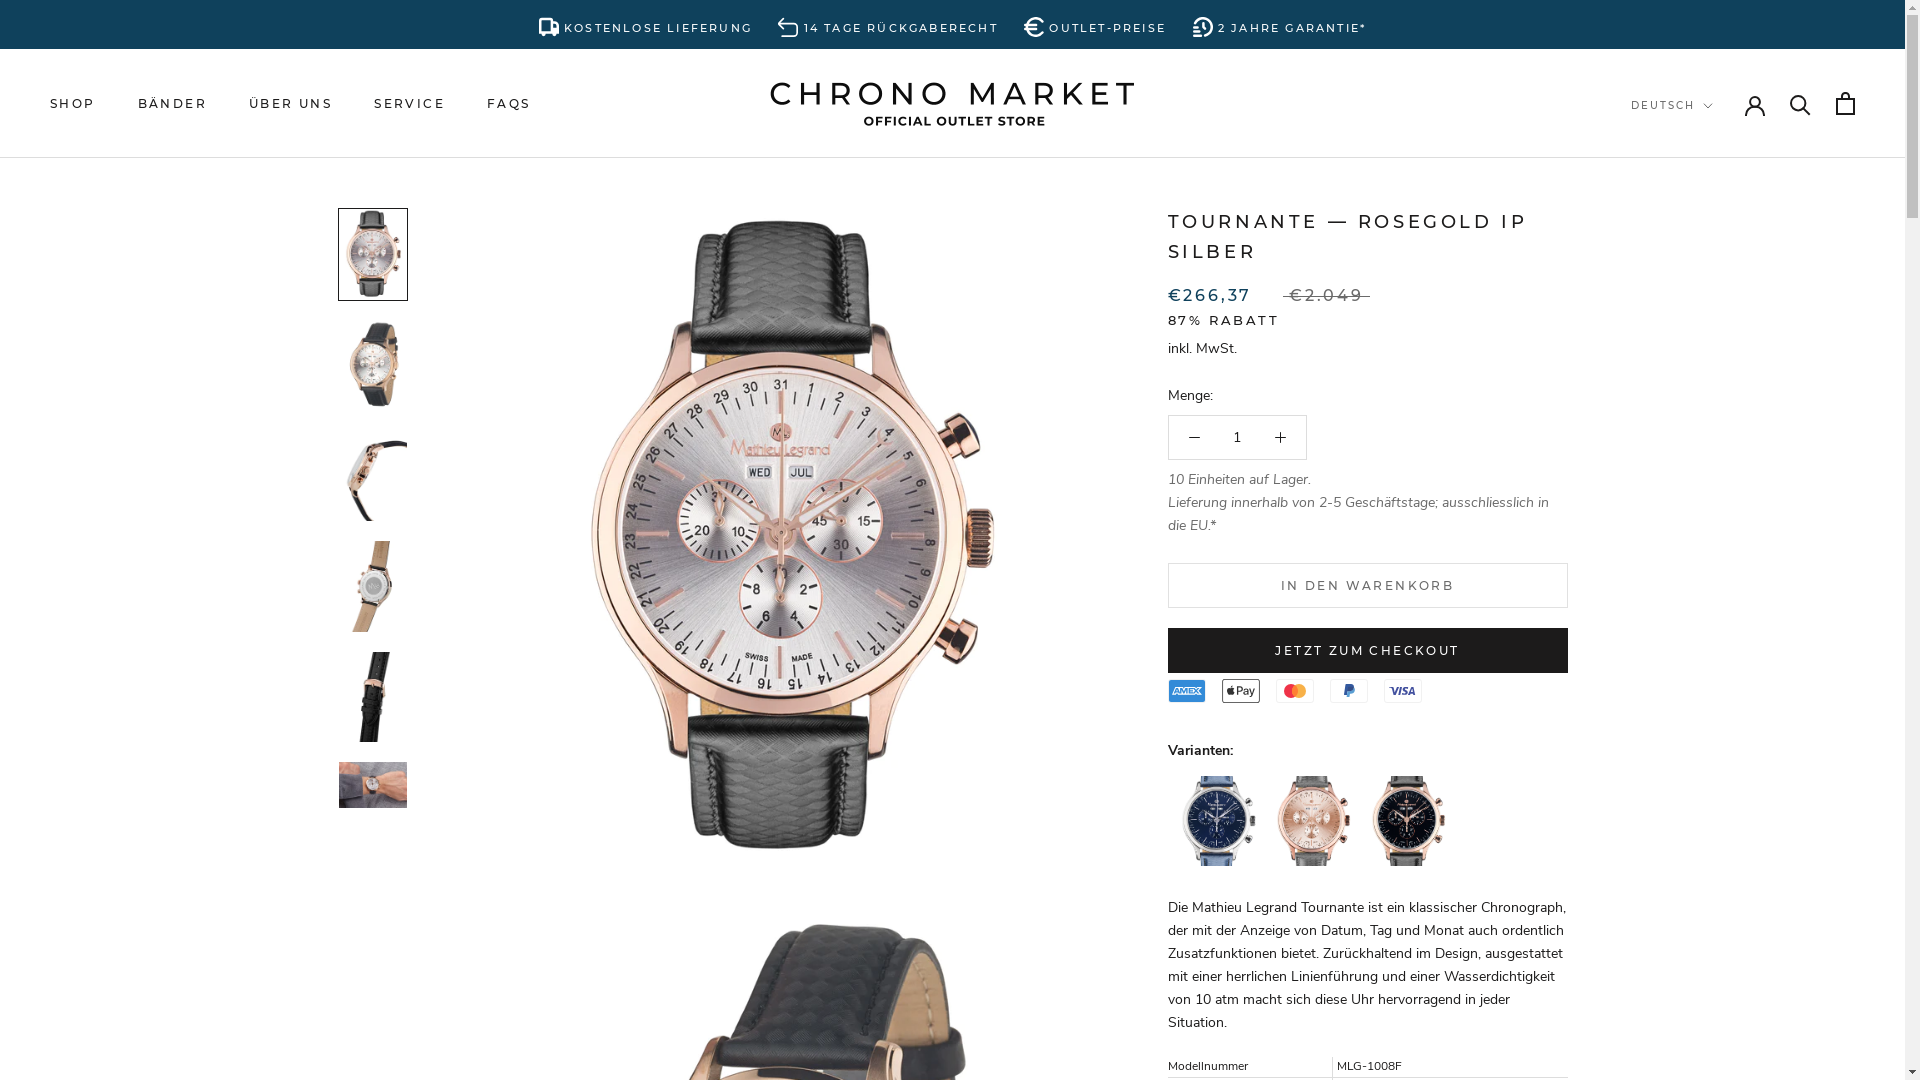 Image resolution: width=1920 pixels, height=1080 pixels. I want to click on 'SHOP, so click(72, 103).